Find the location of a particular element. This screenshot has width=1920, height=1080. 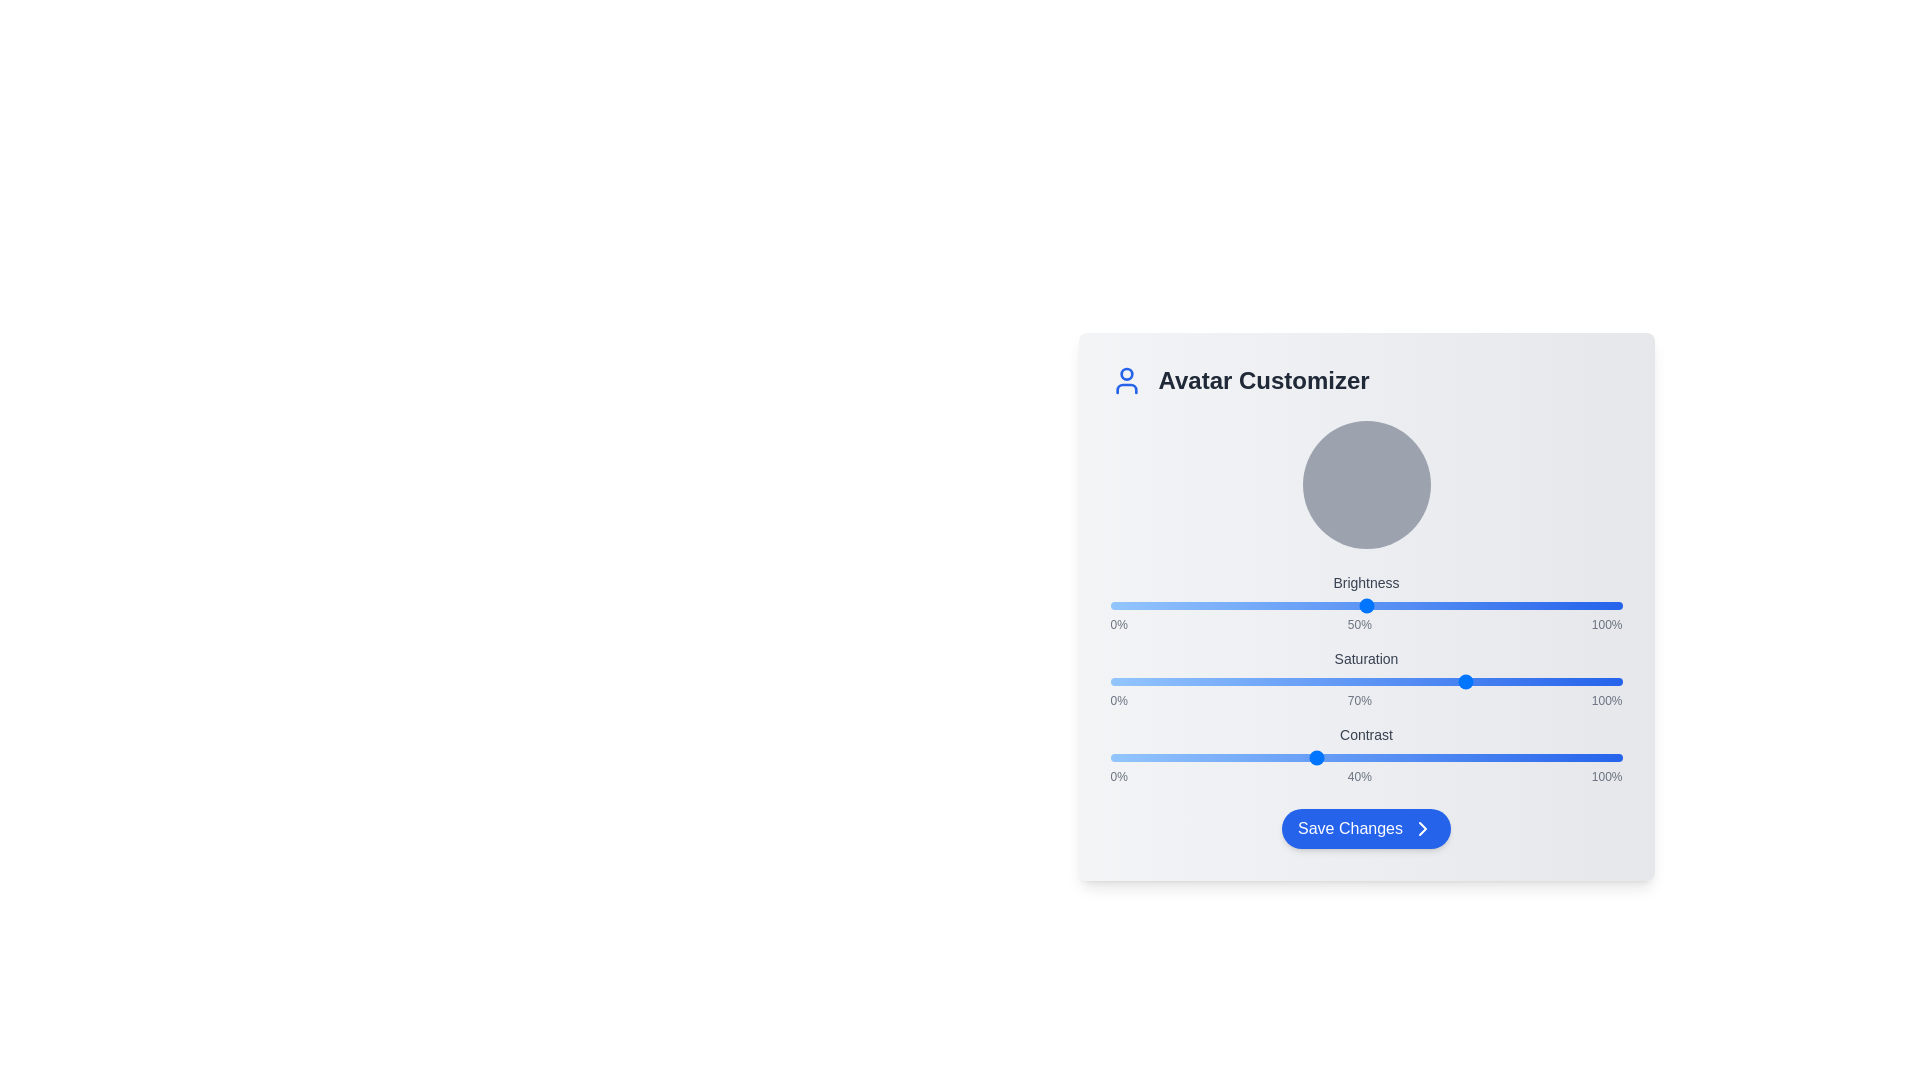

the Saturation slider to 65% is located at coordinates (1443, 681).